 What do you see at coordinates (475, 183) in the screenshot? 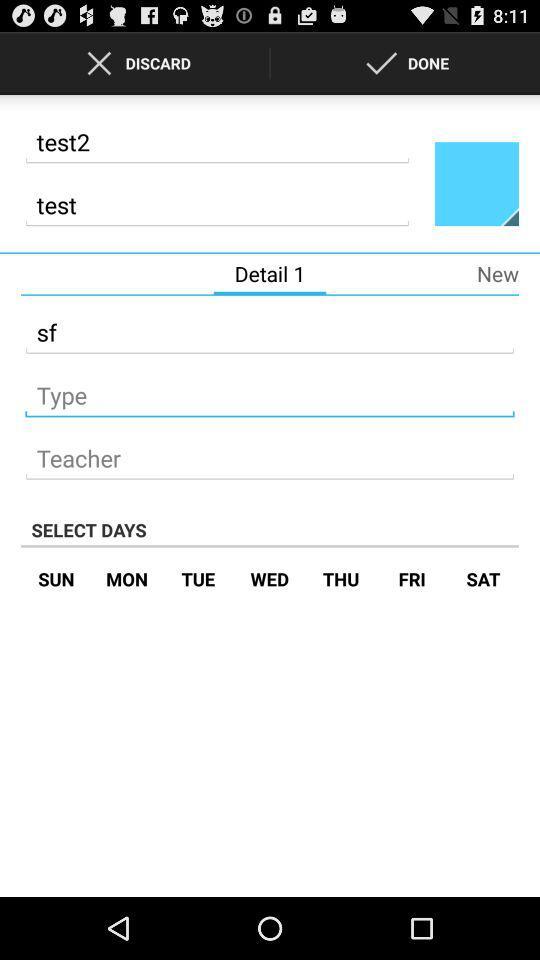
I see `image` at bounding box center [475, 183].